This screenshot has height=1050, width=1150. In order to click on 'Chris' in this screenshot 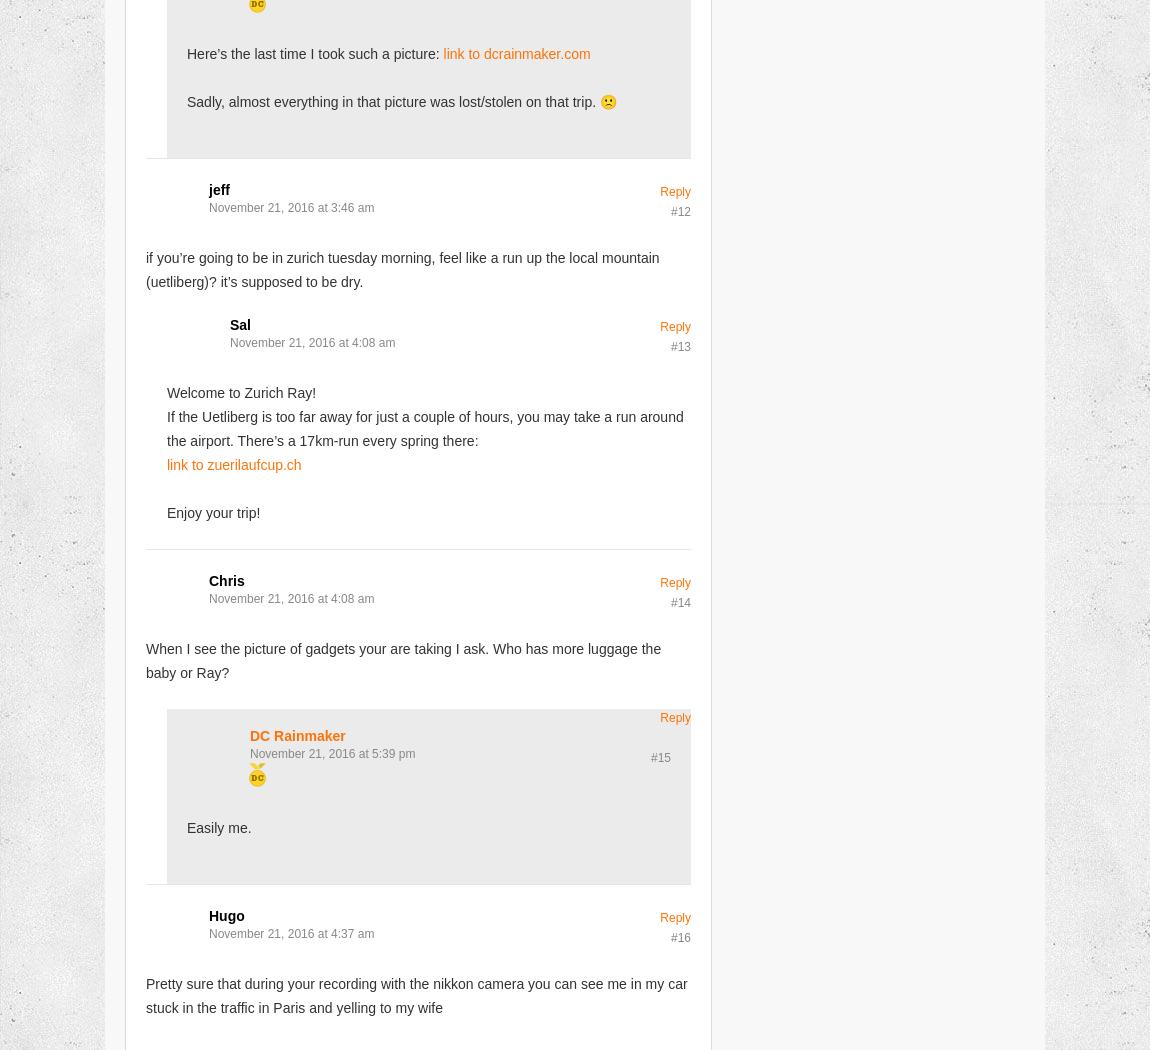, I will do `click(225, 579)`.